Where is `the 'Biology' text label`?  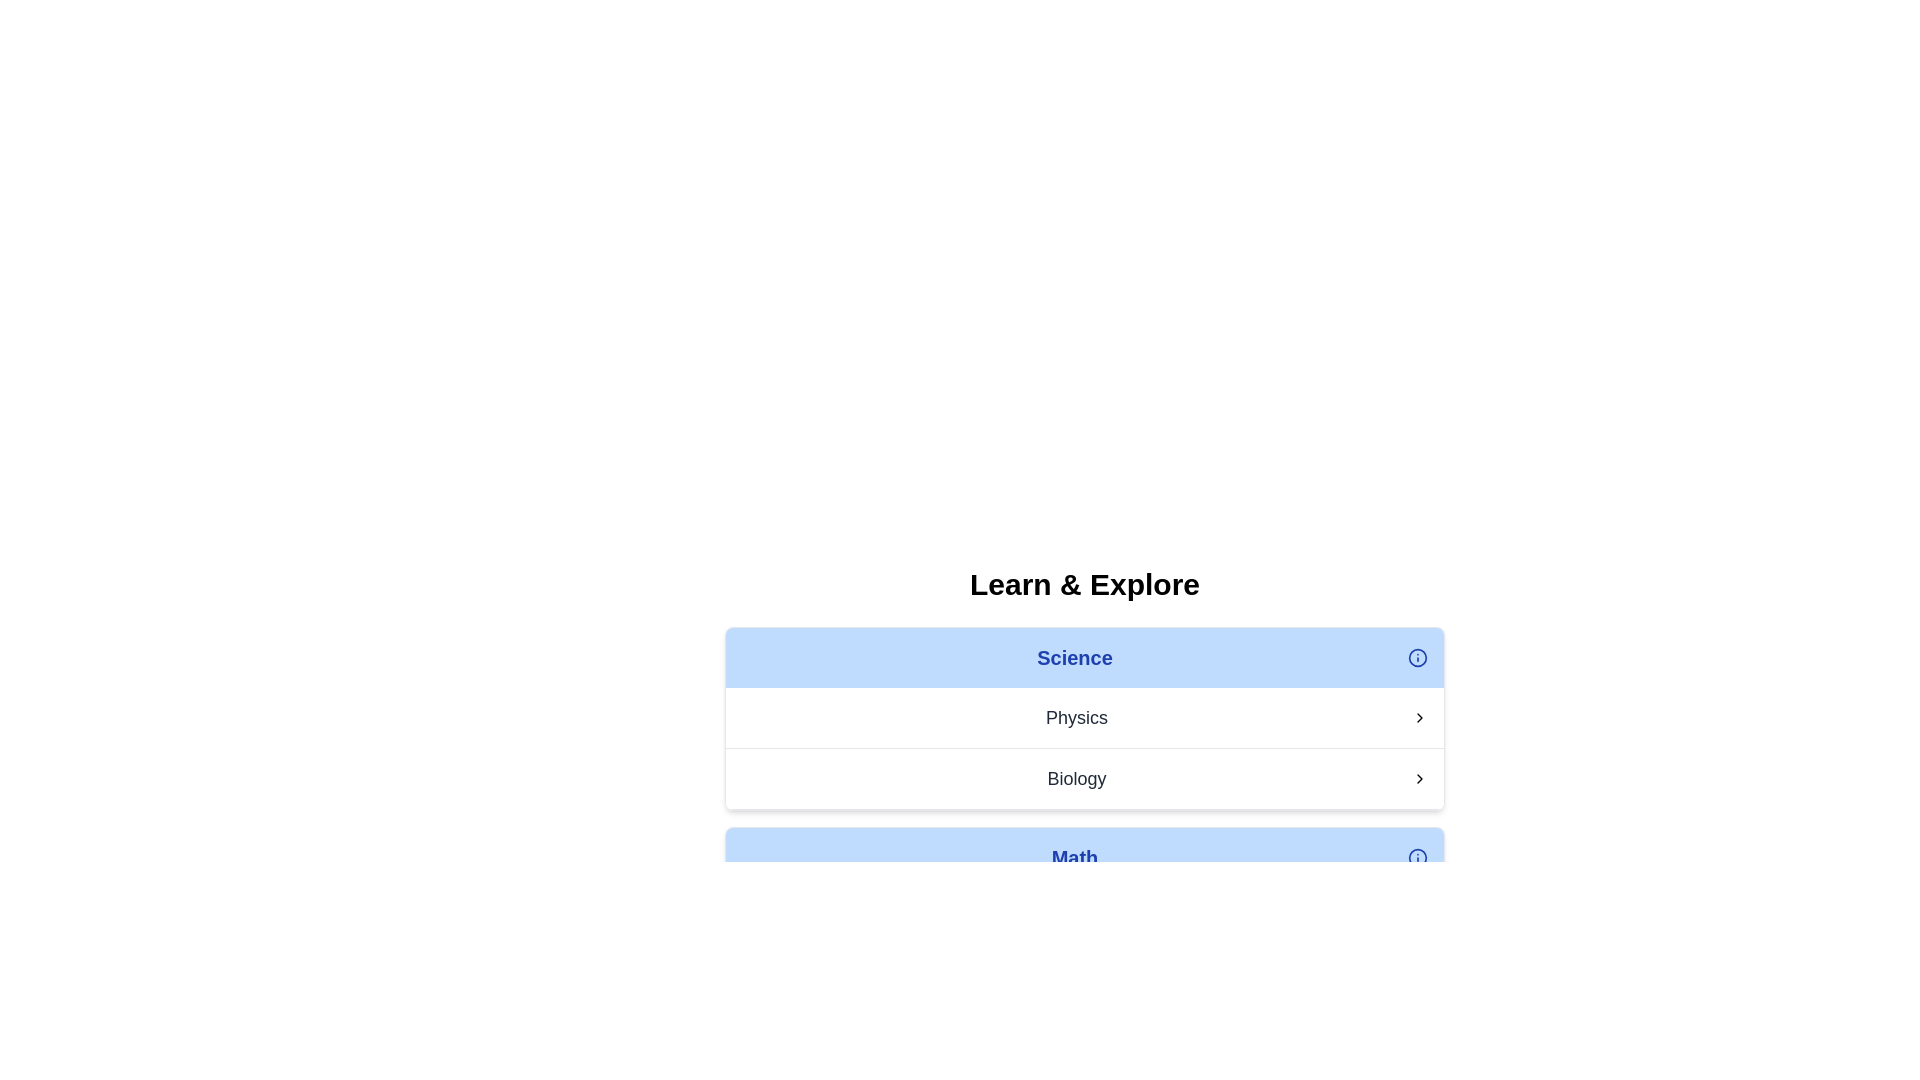
the 'Biology' text label is located at coordinates (1075, 778).